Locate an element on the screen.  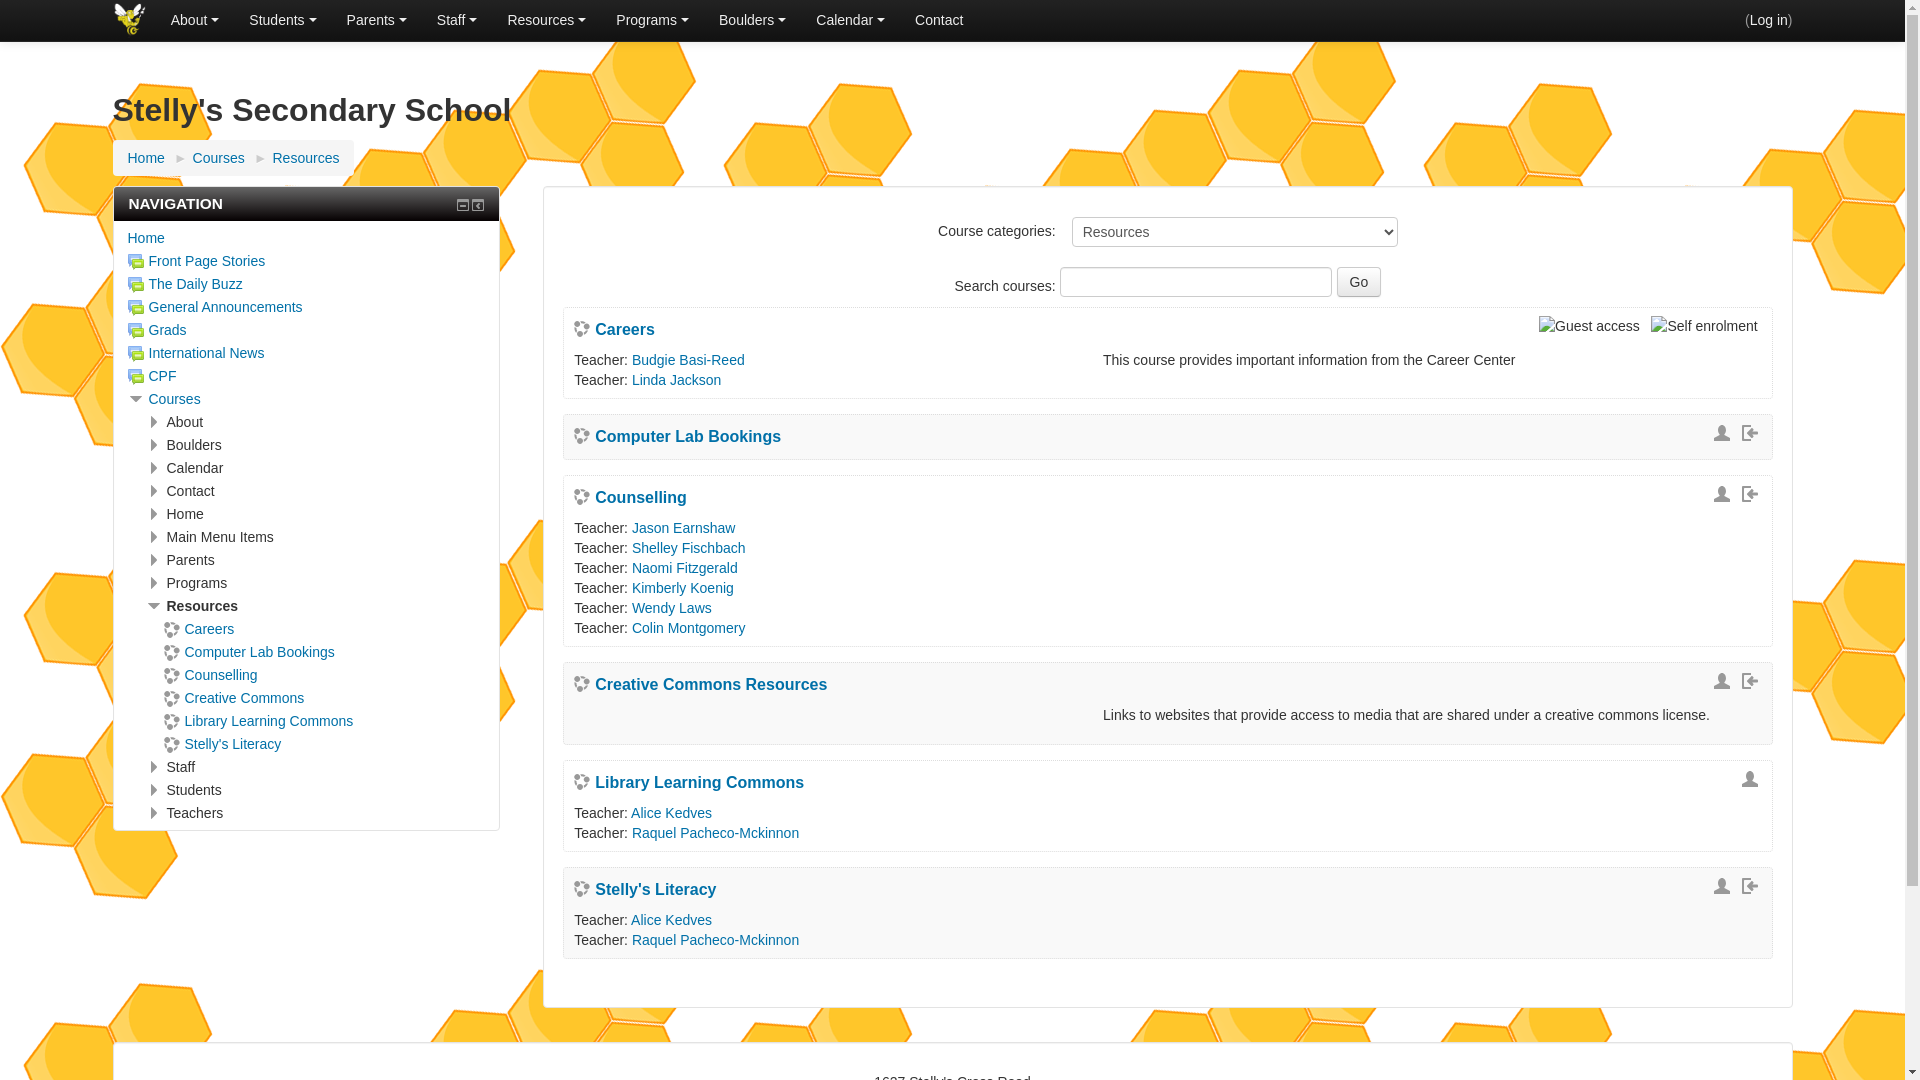
'Log in' is located at coordinates (1769, 19).